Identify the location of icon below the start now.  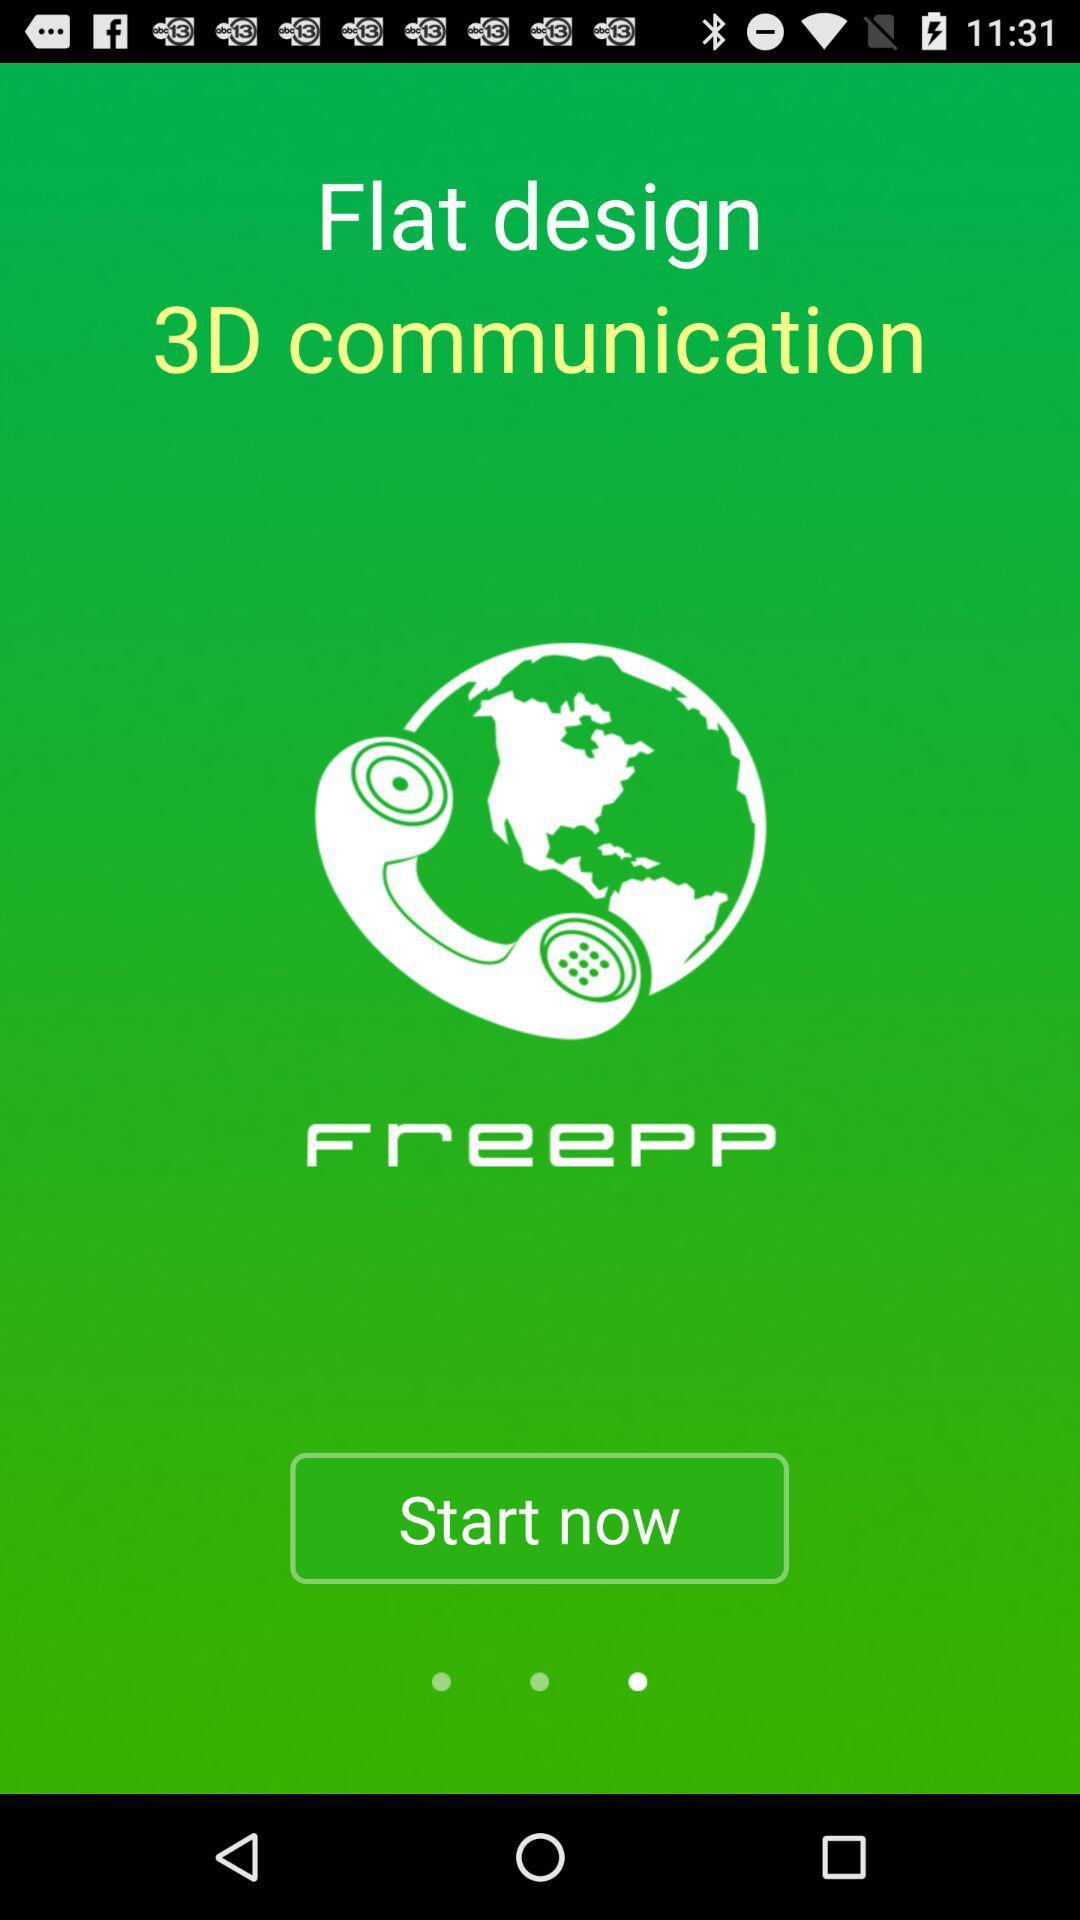
(637, 1680).